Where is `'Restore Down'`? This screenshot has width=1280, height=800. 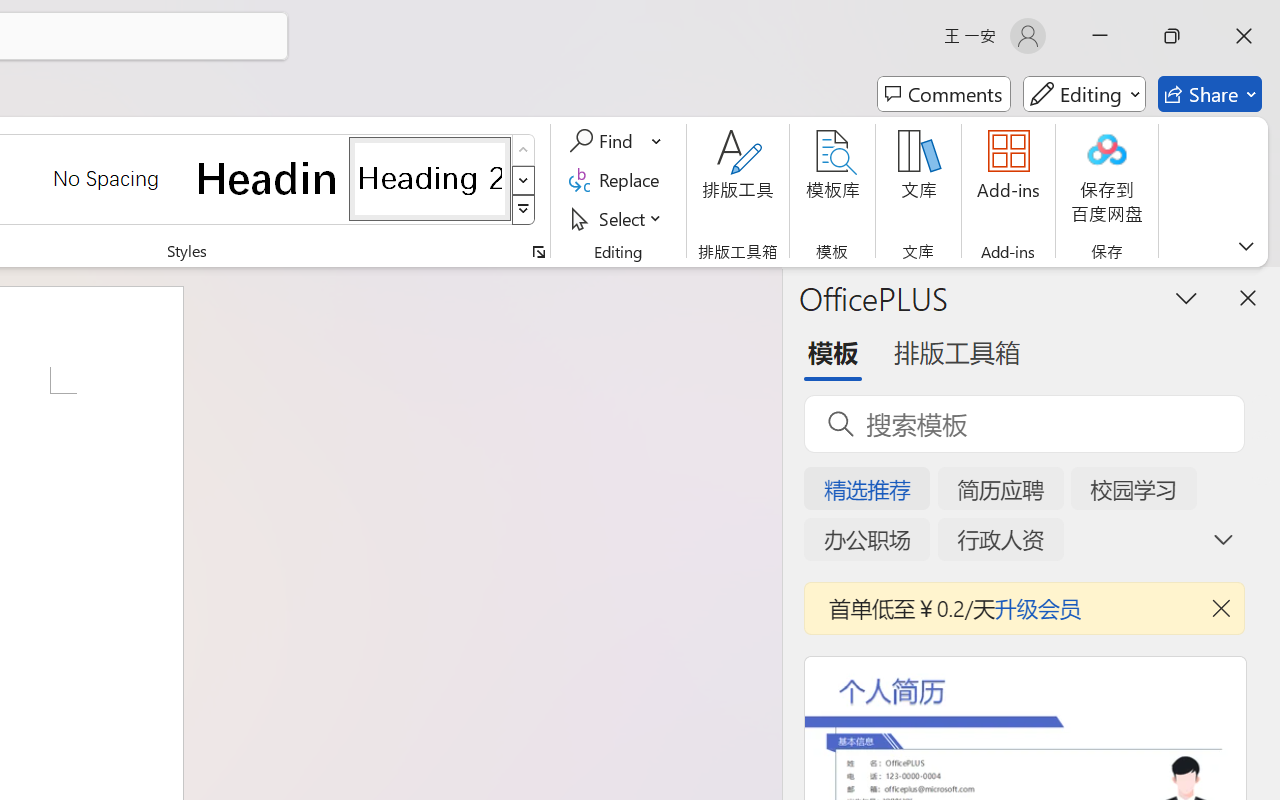
'Restore Down' is located at coordinates (1172, 35).